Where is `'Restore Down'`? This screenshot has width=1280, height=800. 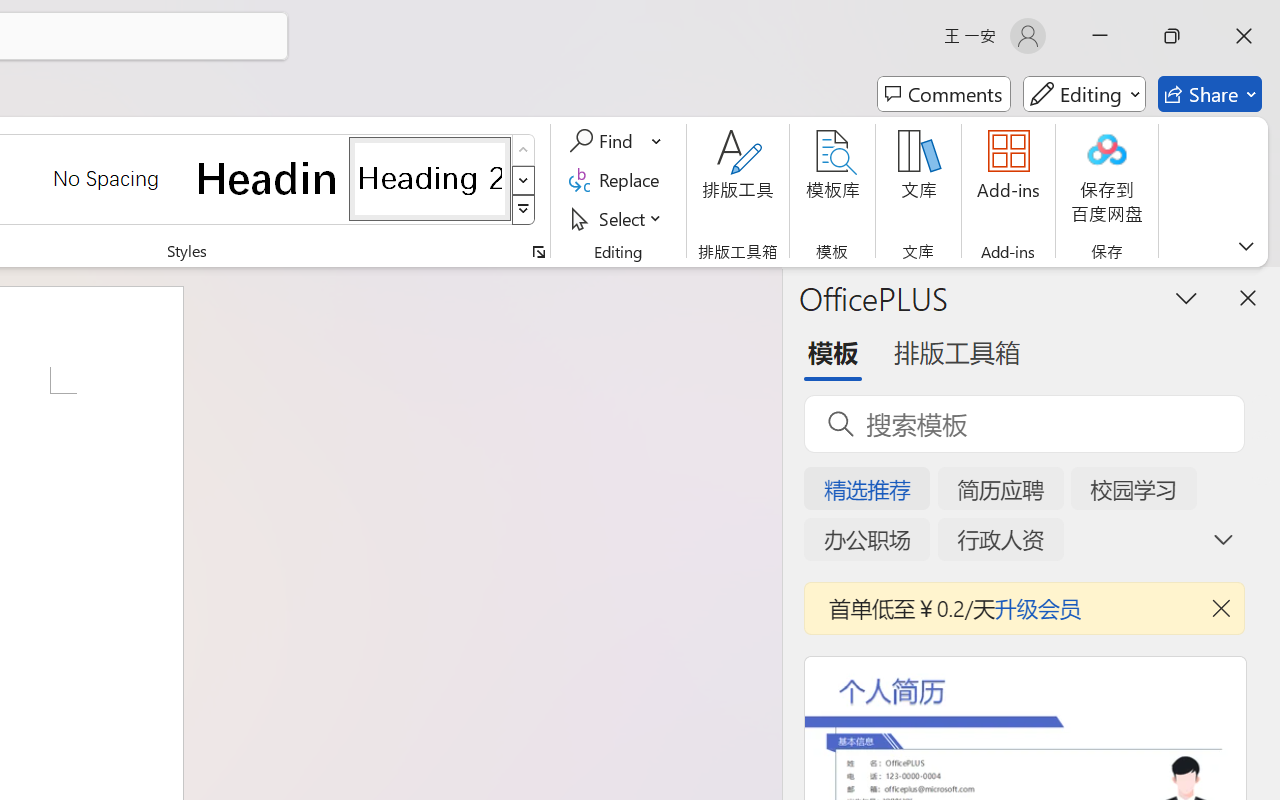
'Restore Down' is located at coordinates (1172, 35).